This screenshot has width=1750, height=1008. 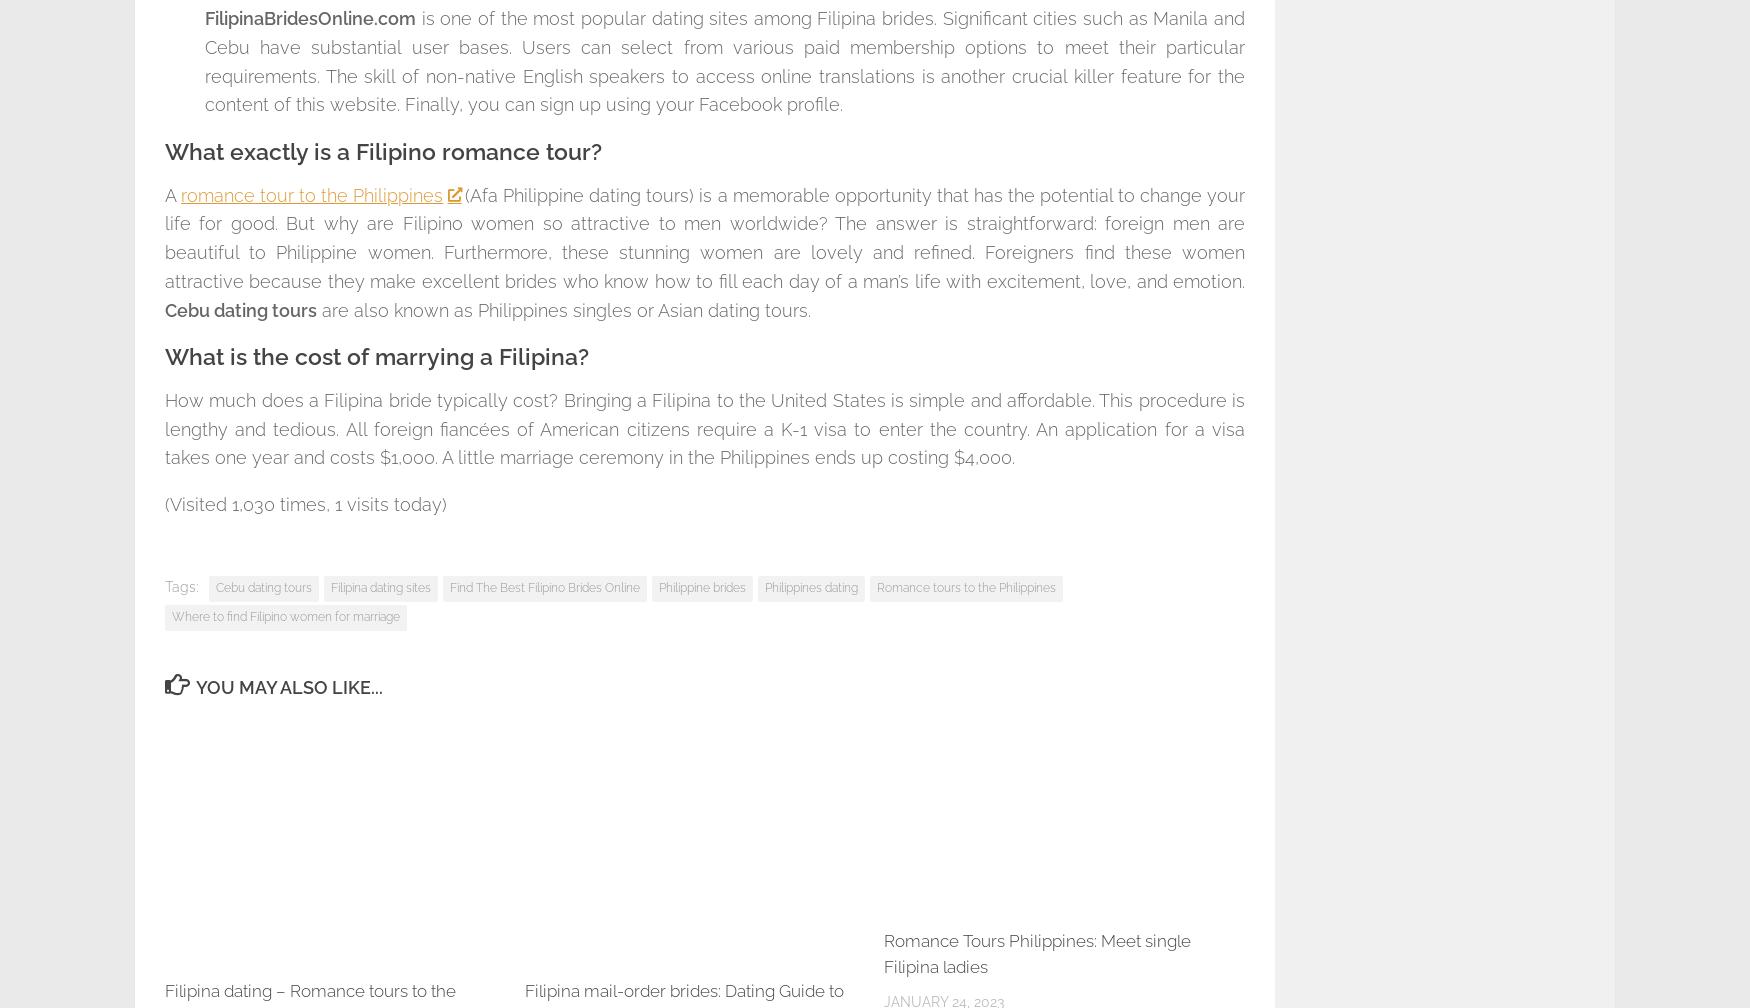 What do you see at coordinates (705, 237) in the screenshot?
I see `'(Afa Philippine dating tours) is a memorable opportunity that has the potential to change your life for good. But why are Filipino women so attractive to men worldwide? The answer is straightforward: foreign men are beautiful to Philippine women. Furthermore, these stunning women are lovely and refined. Foreigners find these women attractive because they make excellent brides who know how to fill each day of a man’s life with excitement, love, and emotion.'` at bounding box center [705, 237].